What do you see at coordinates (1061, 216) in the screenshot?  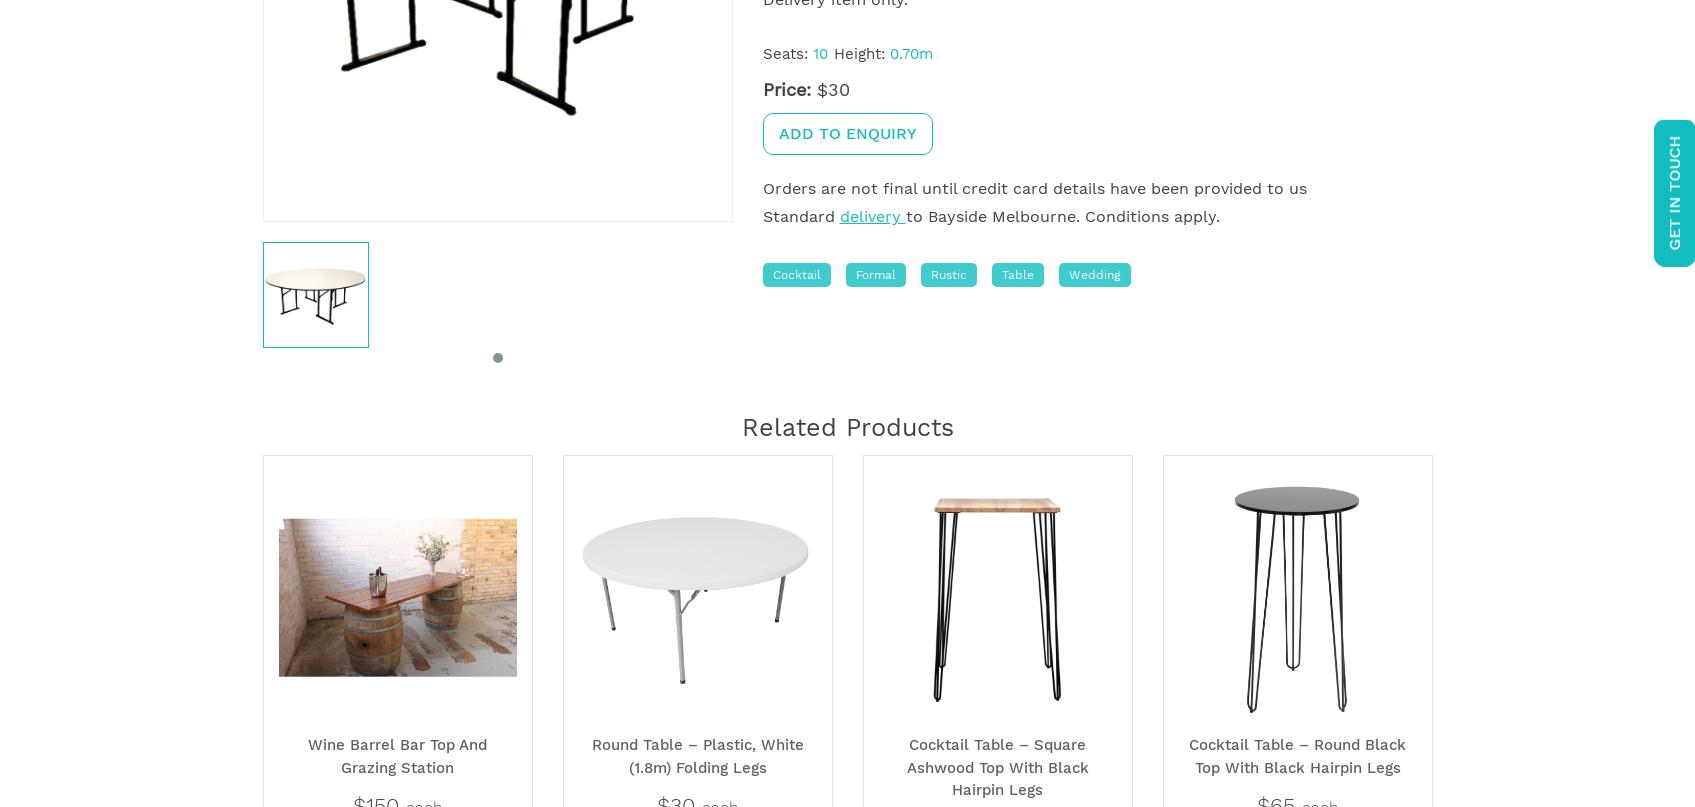 I see `'to Bayside Melbourne. Conditions apply.'` at bounding box center [1061, 216].